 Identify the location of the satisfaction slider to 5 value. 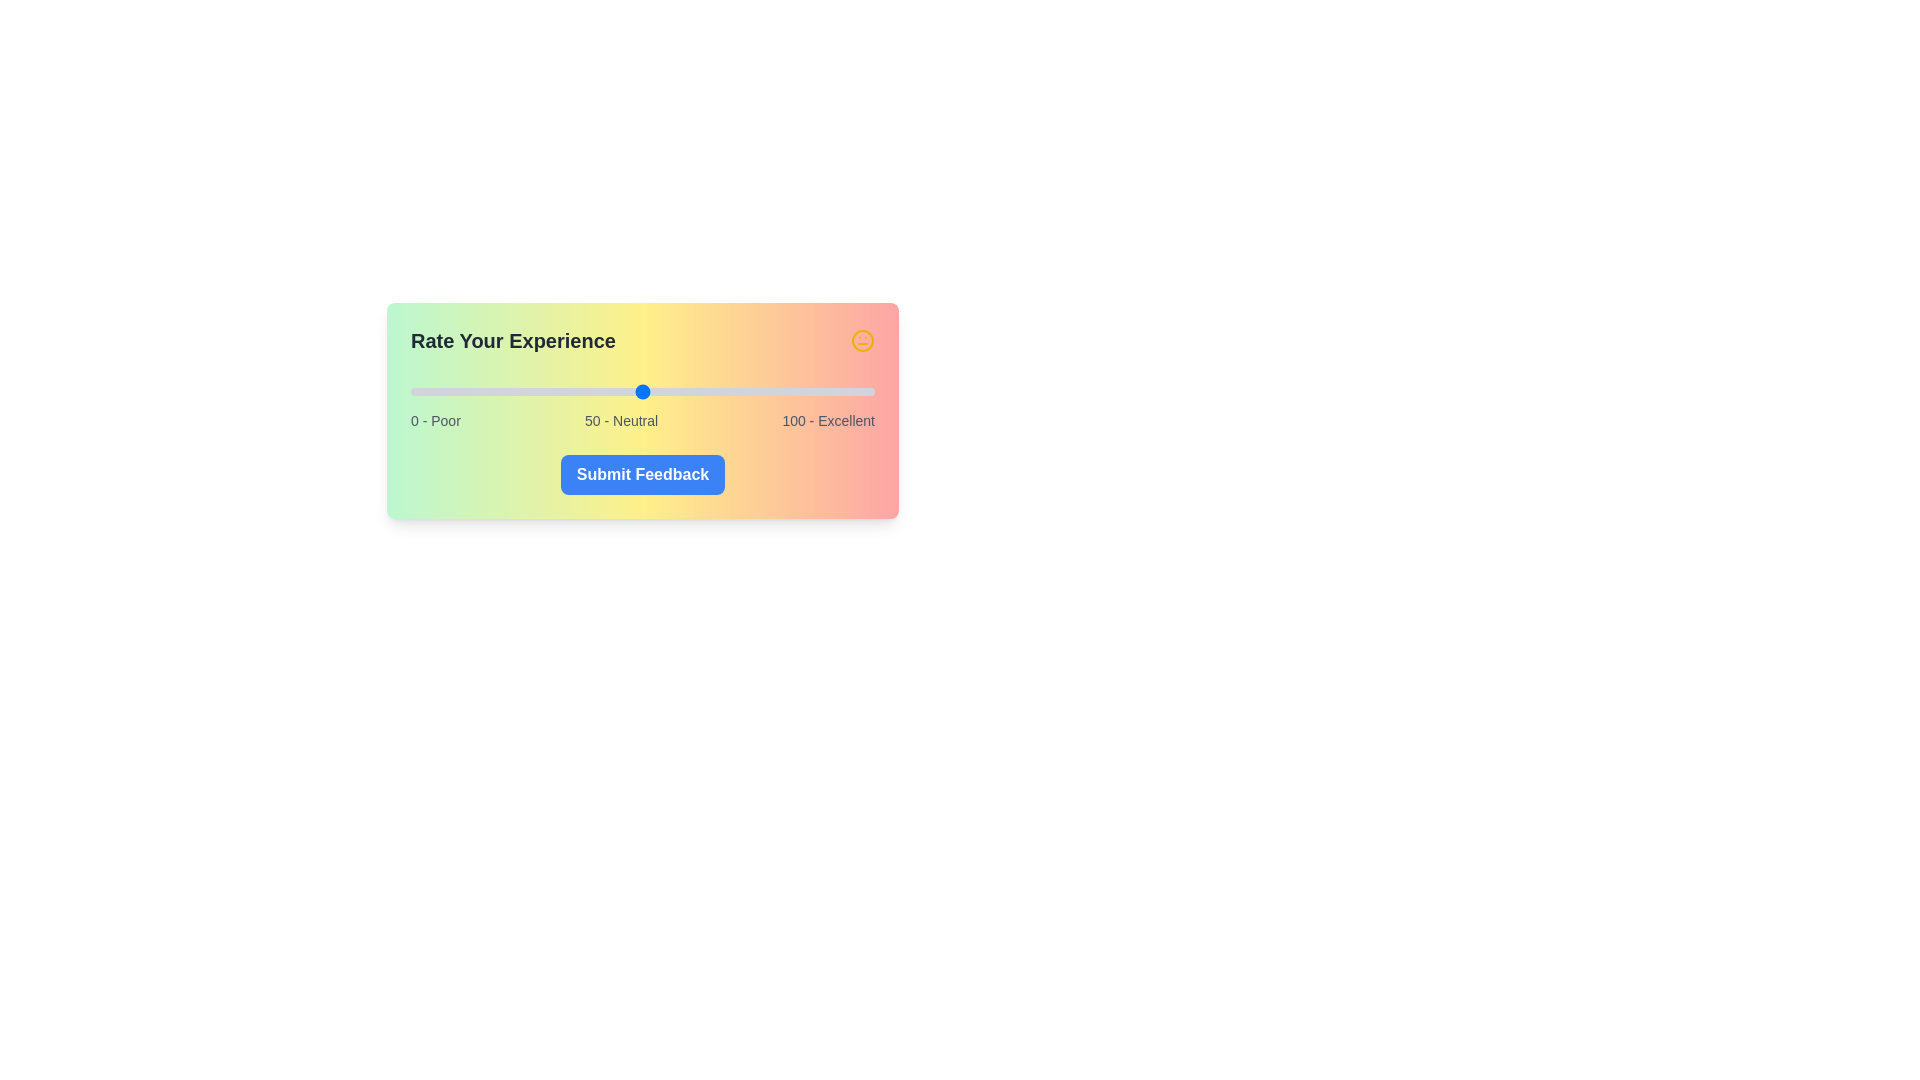
(433, 392).